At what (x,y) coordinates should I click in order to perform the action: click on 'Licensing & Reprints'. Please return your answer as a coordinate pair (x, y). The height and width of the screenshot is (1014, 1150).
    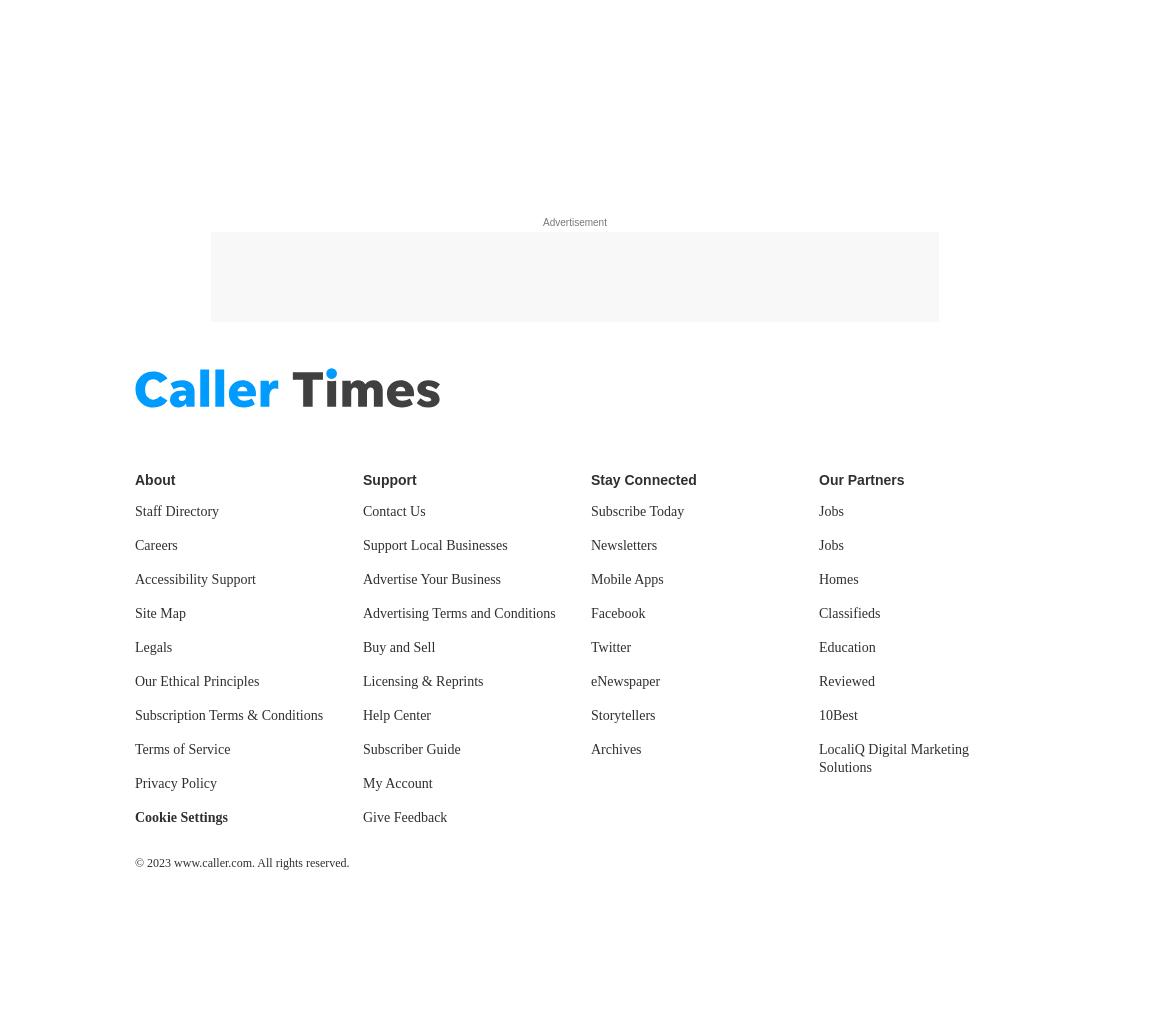
    Looking at the image, I should click on (422, 680).